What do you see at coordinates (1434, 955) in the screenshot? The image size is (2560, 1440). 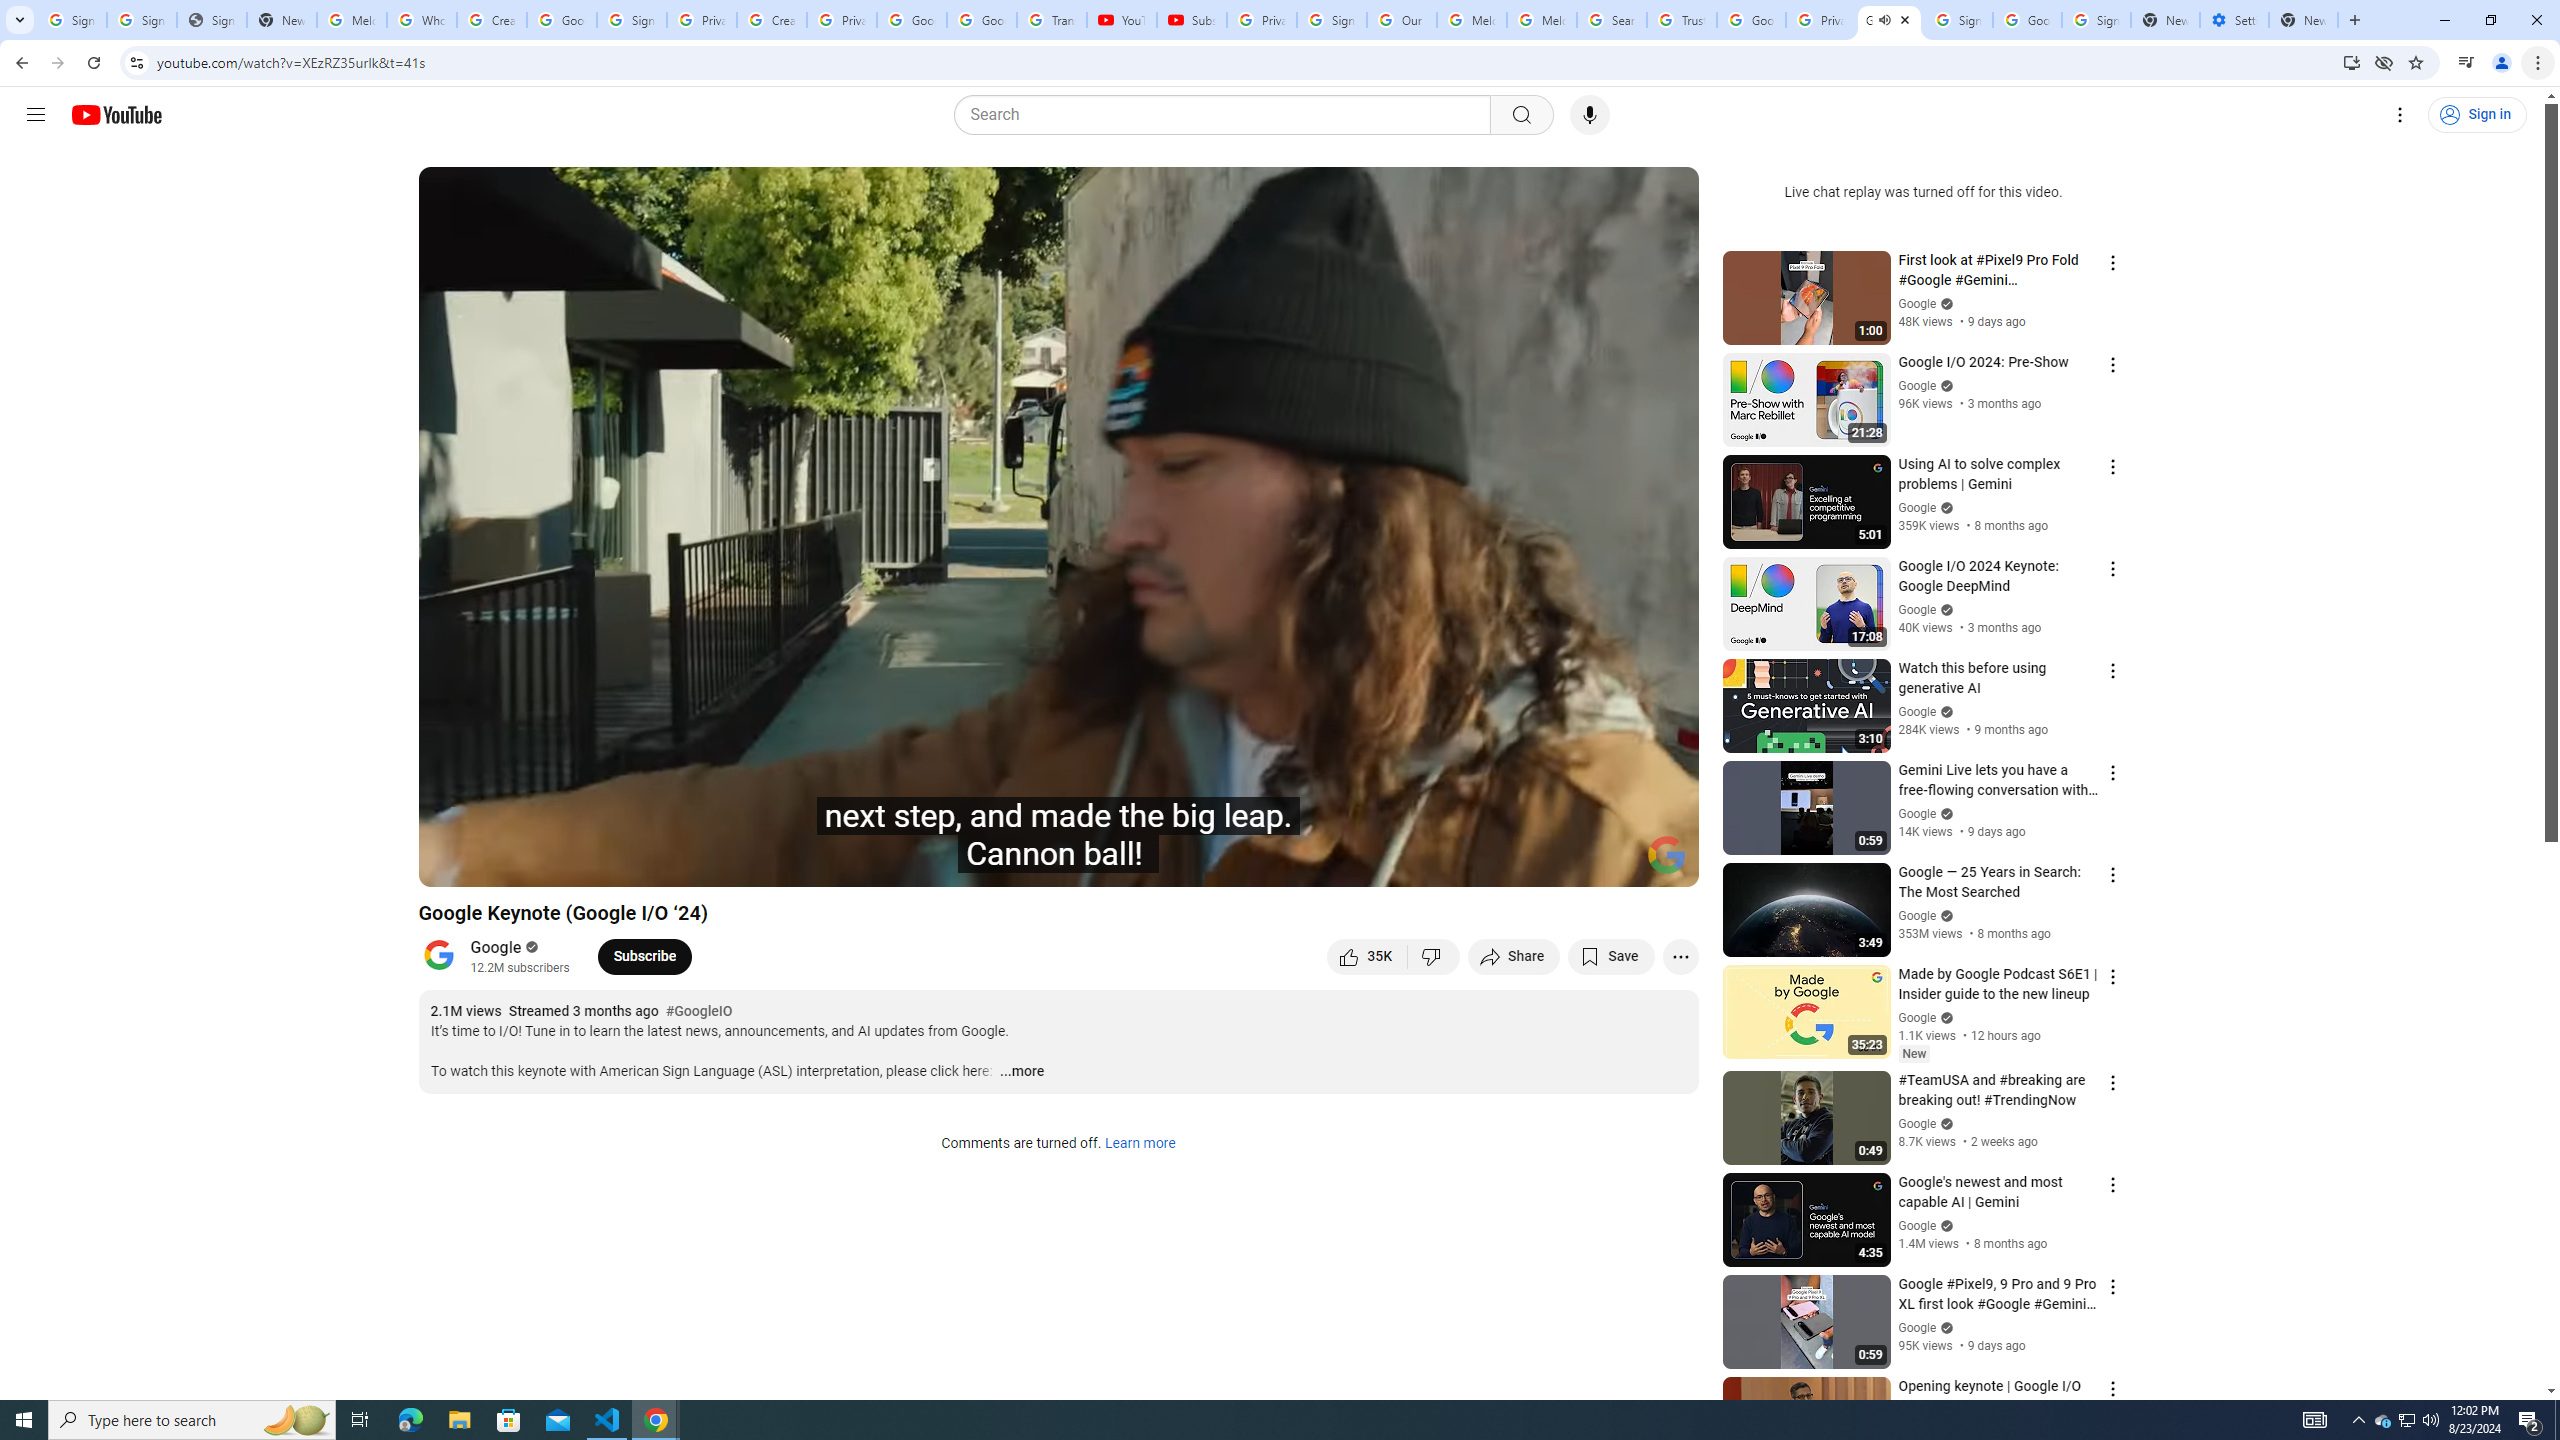 I see `'Dislike this video'` at bounding box center [1434, 955].